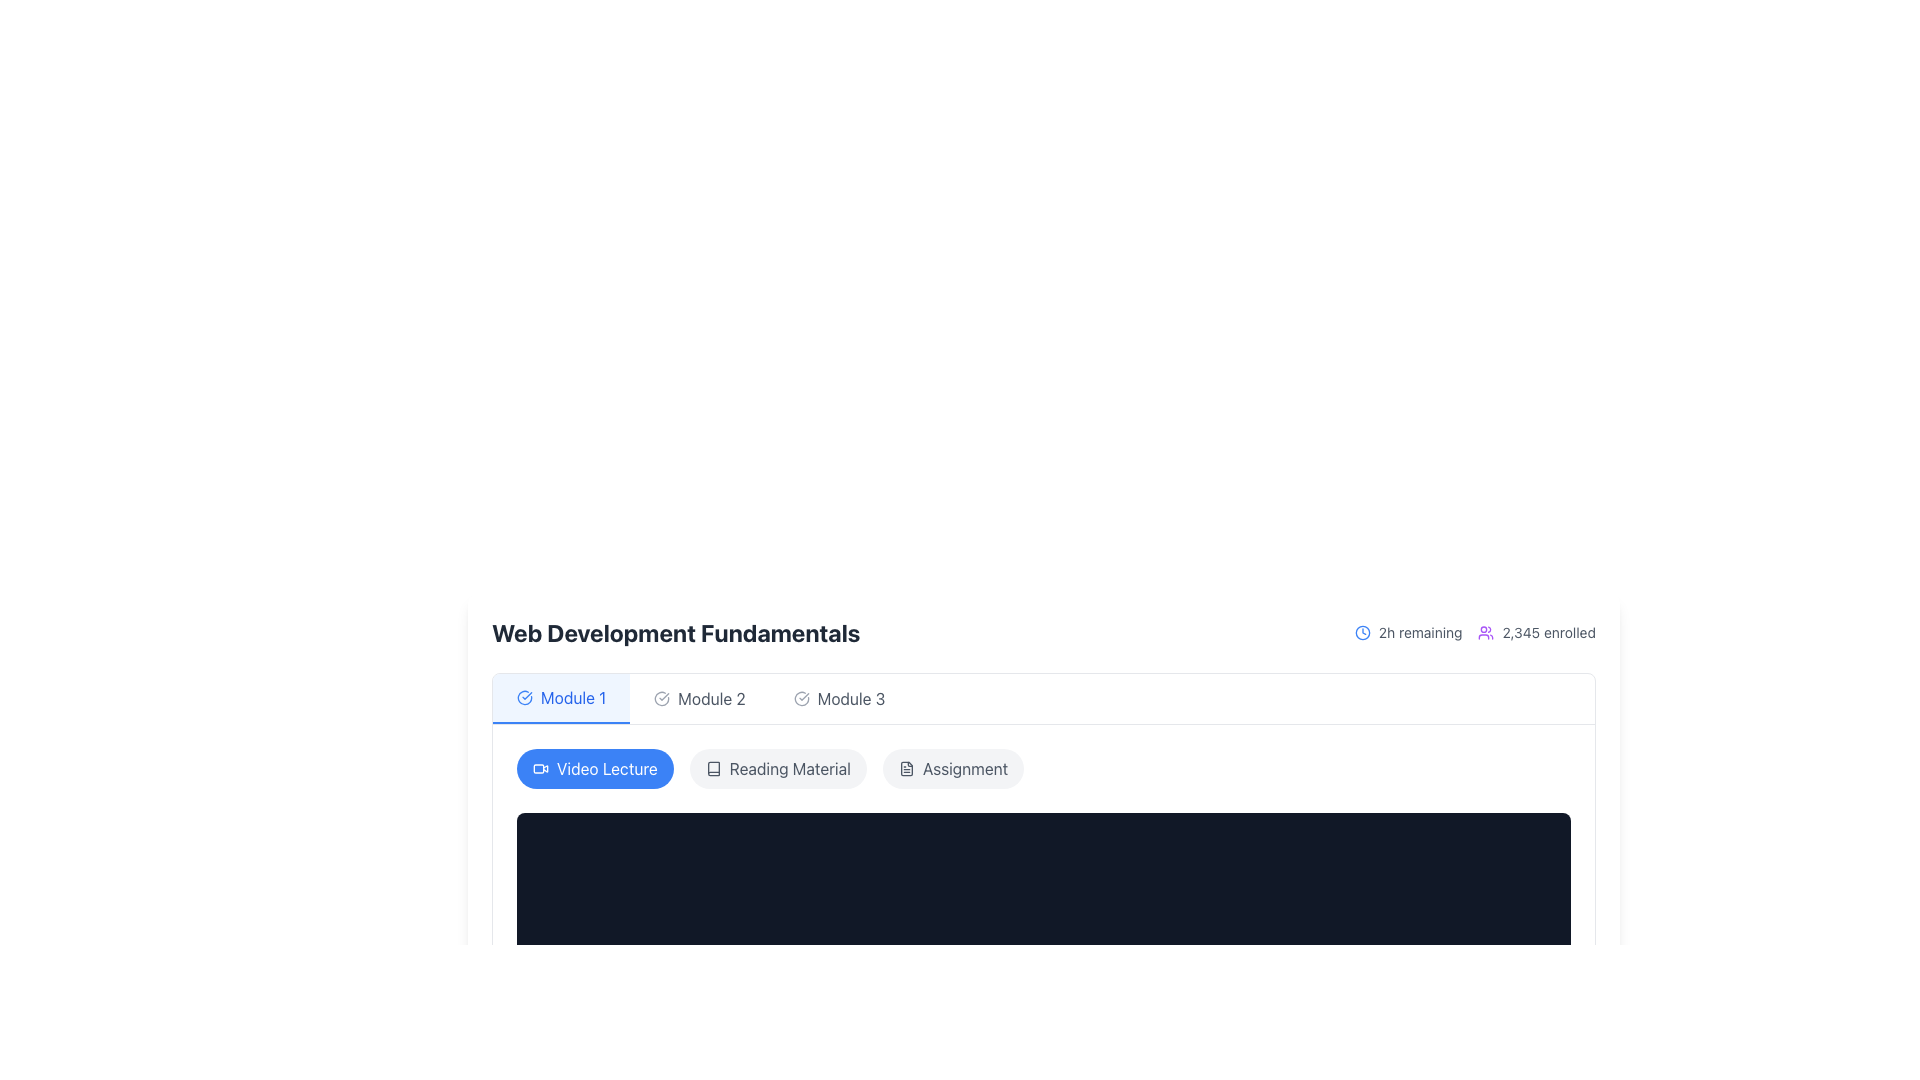 The image size is (1920, 1080). What do you see at coordinates (1548, 632) in the screenshot?
I see `text label displaying '2,345 enrolled' located at the bottom-right corner of the header section to understand enrollment statistics` at bounding box center [1548, 632].